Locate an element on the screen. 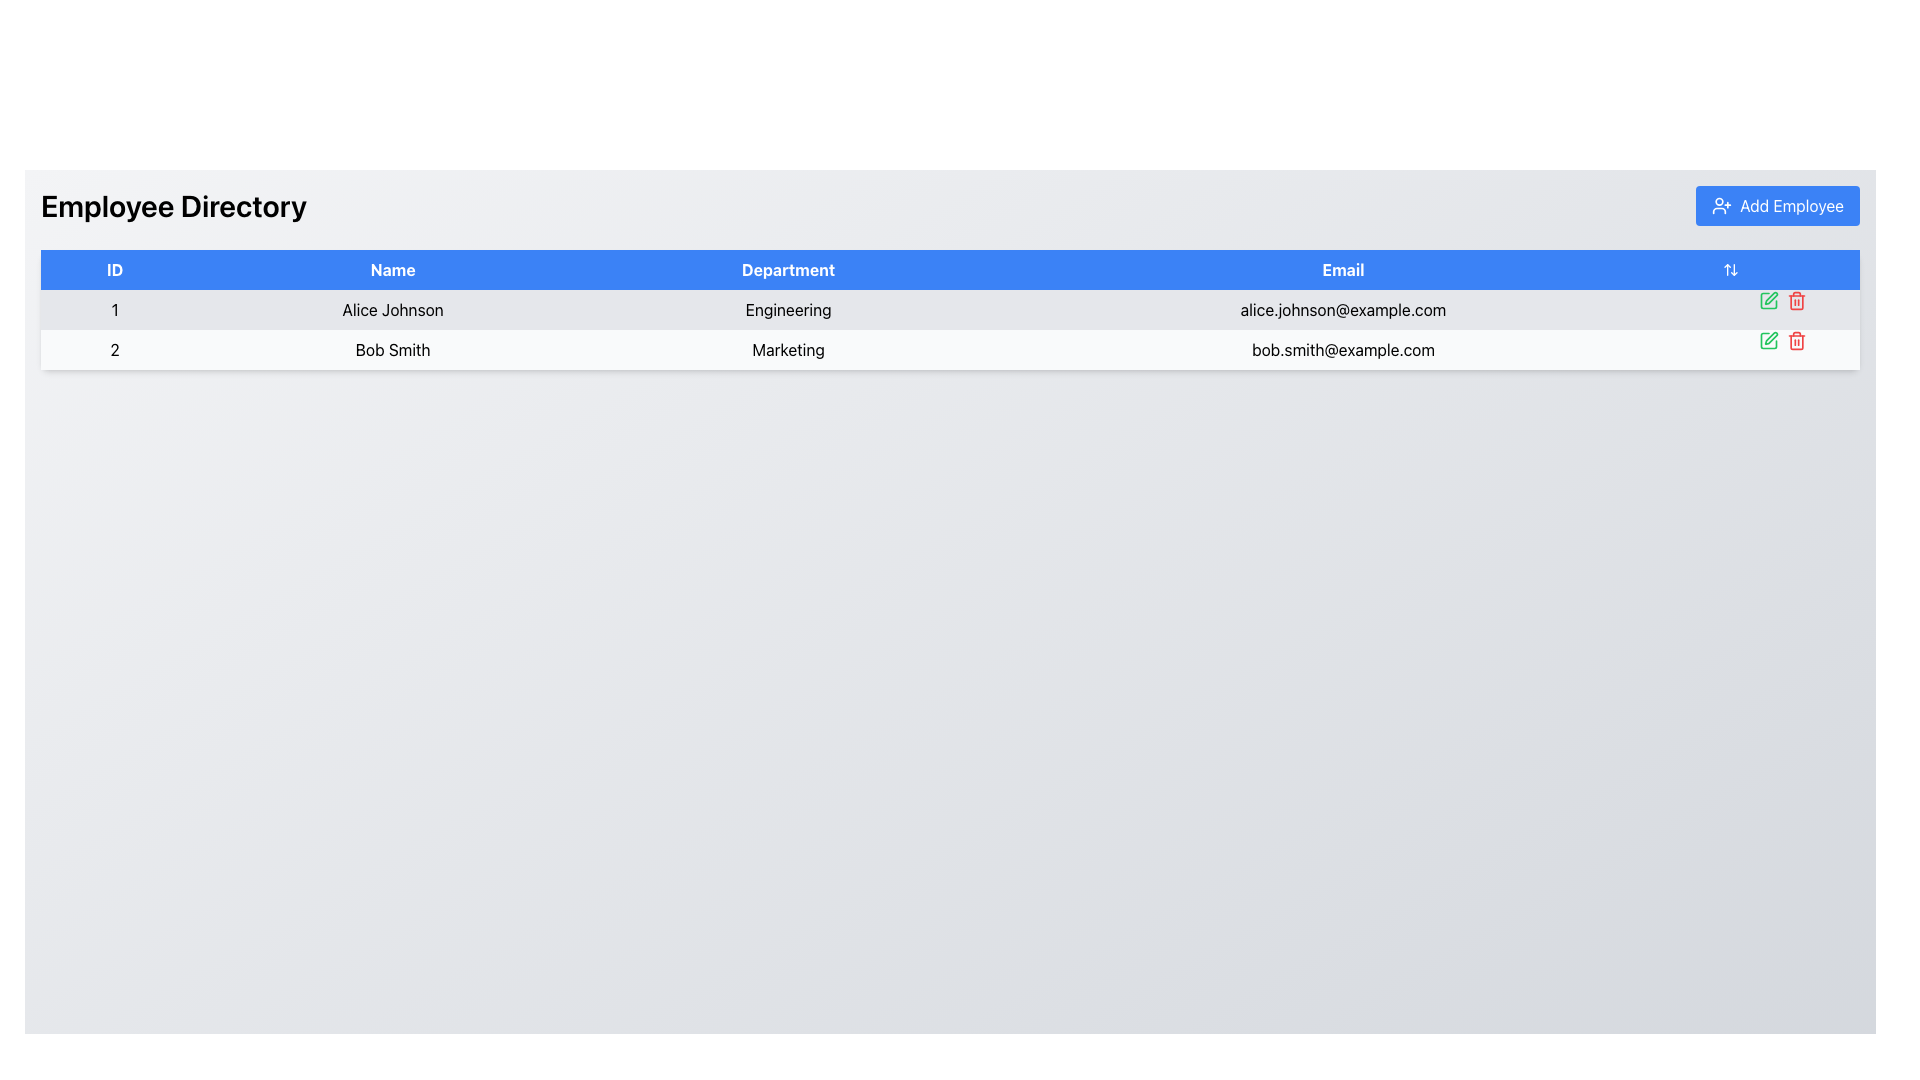  the text element displaying the number '2' in the first cell of the second row under the 'ID' column in the table is located at coordinates (114, 349).